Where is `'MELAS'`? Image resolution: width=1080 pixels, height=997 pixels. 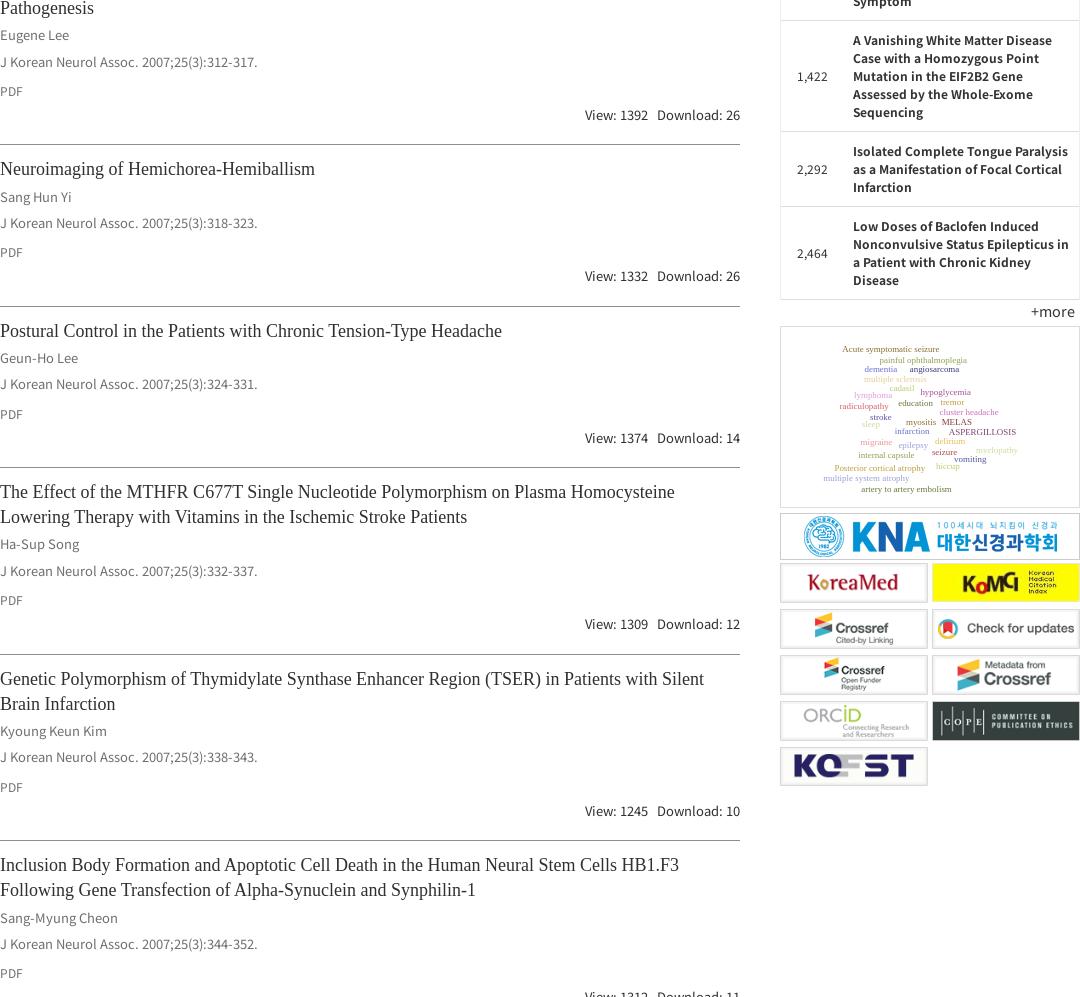 'MELAS' is located at coordinates (885, 441).